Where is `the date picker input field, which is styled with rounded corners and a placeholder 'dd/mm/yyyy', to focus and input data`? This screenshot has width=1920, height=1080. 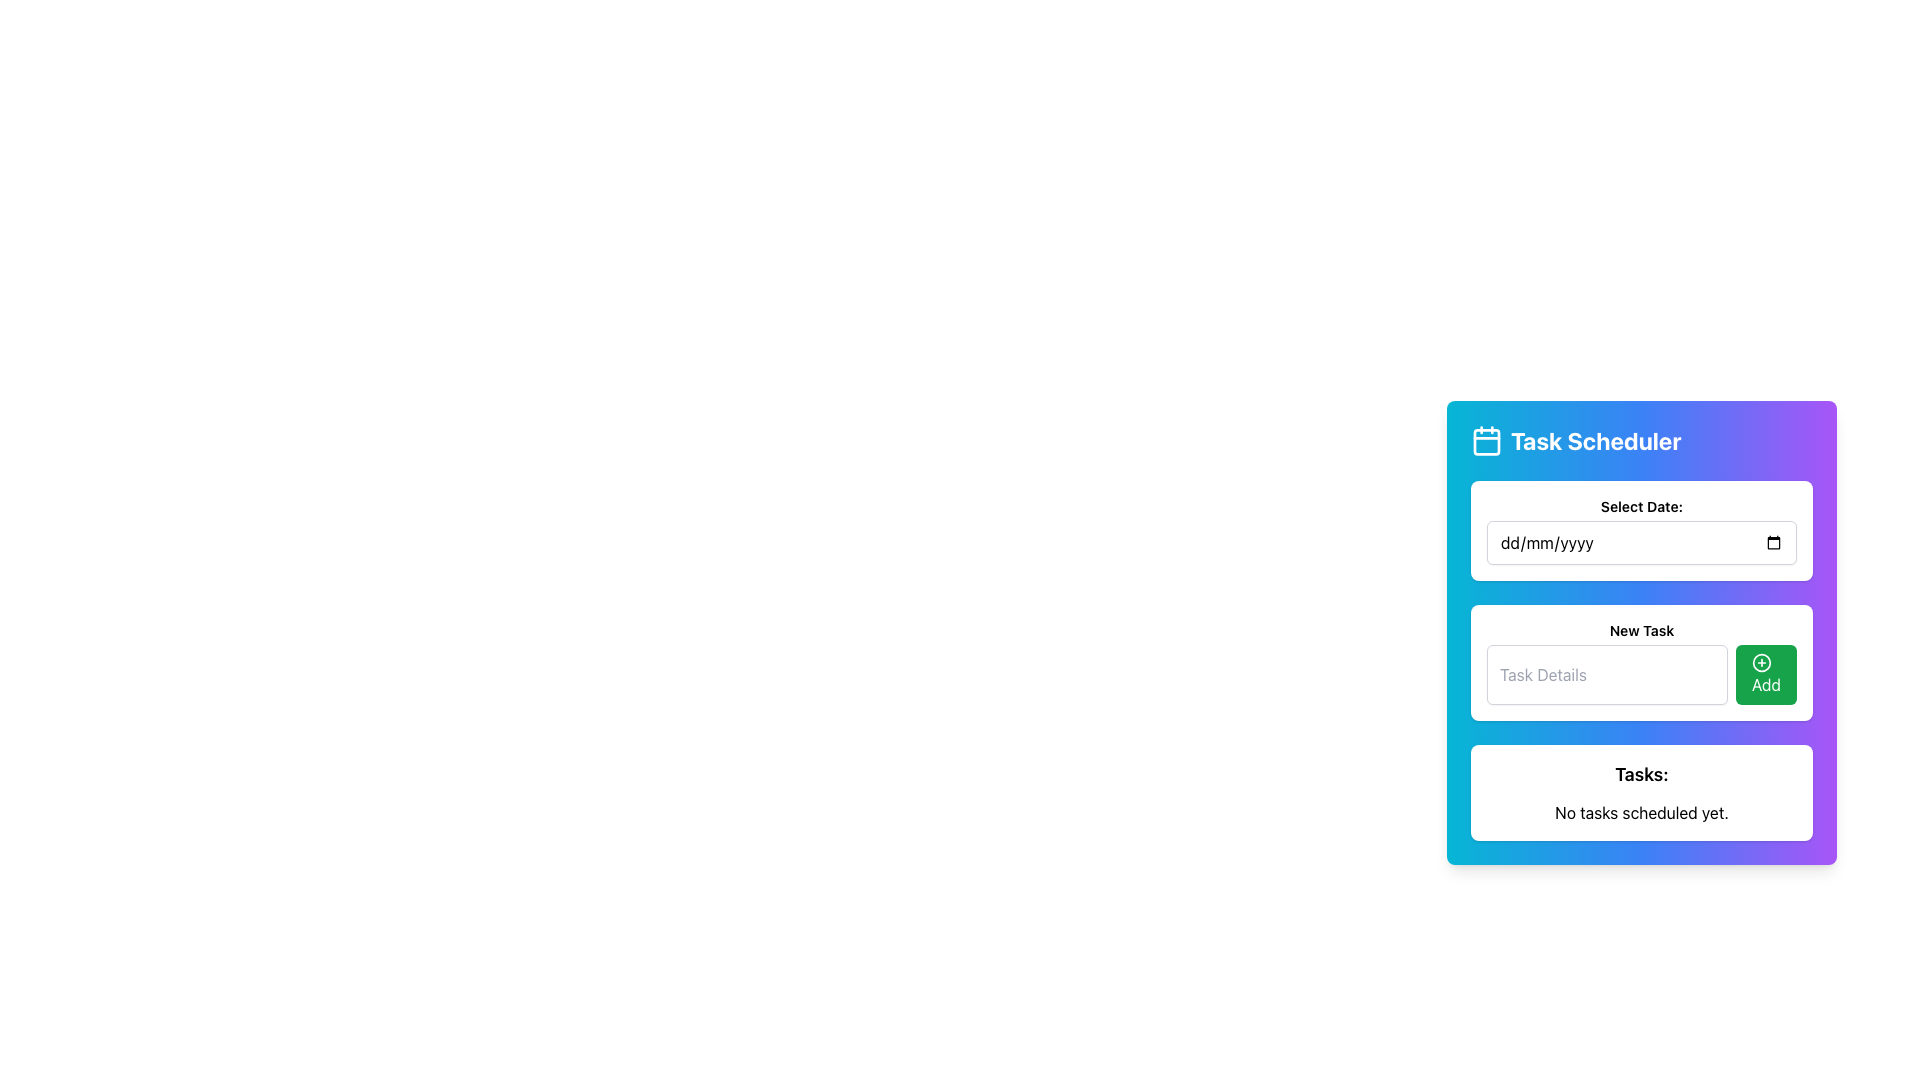 the date picker input field, which is styled with rounded corners and a placeholder 'dd/mm/yyyy', to focus and input data is located at coordinates (1641, 543).